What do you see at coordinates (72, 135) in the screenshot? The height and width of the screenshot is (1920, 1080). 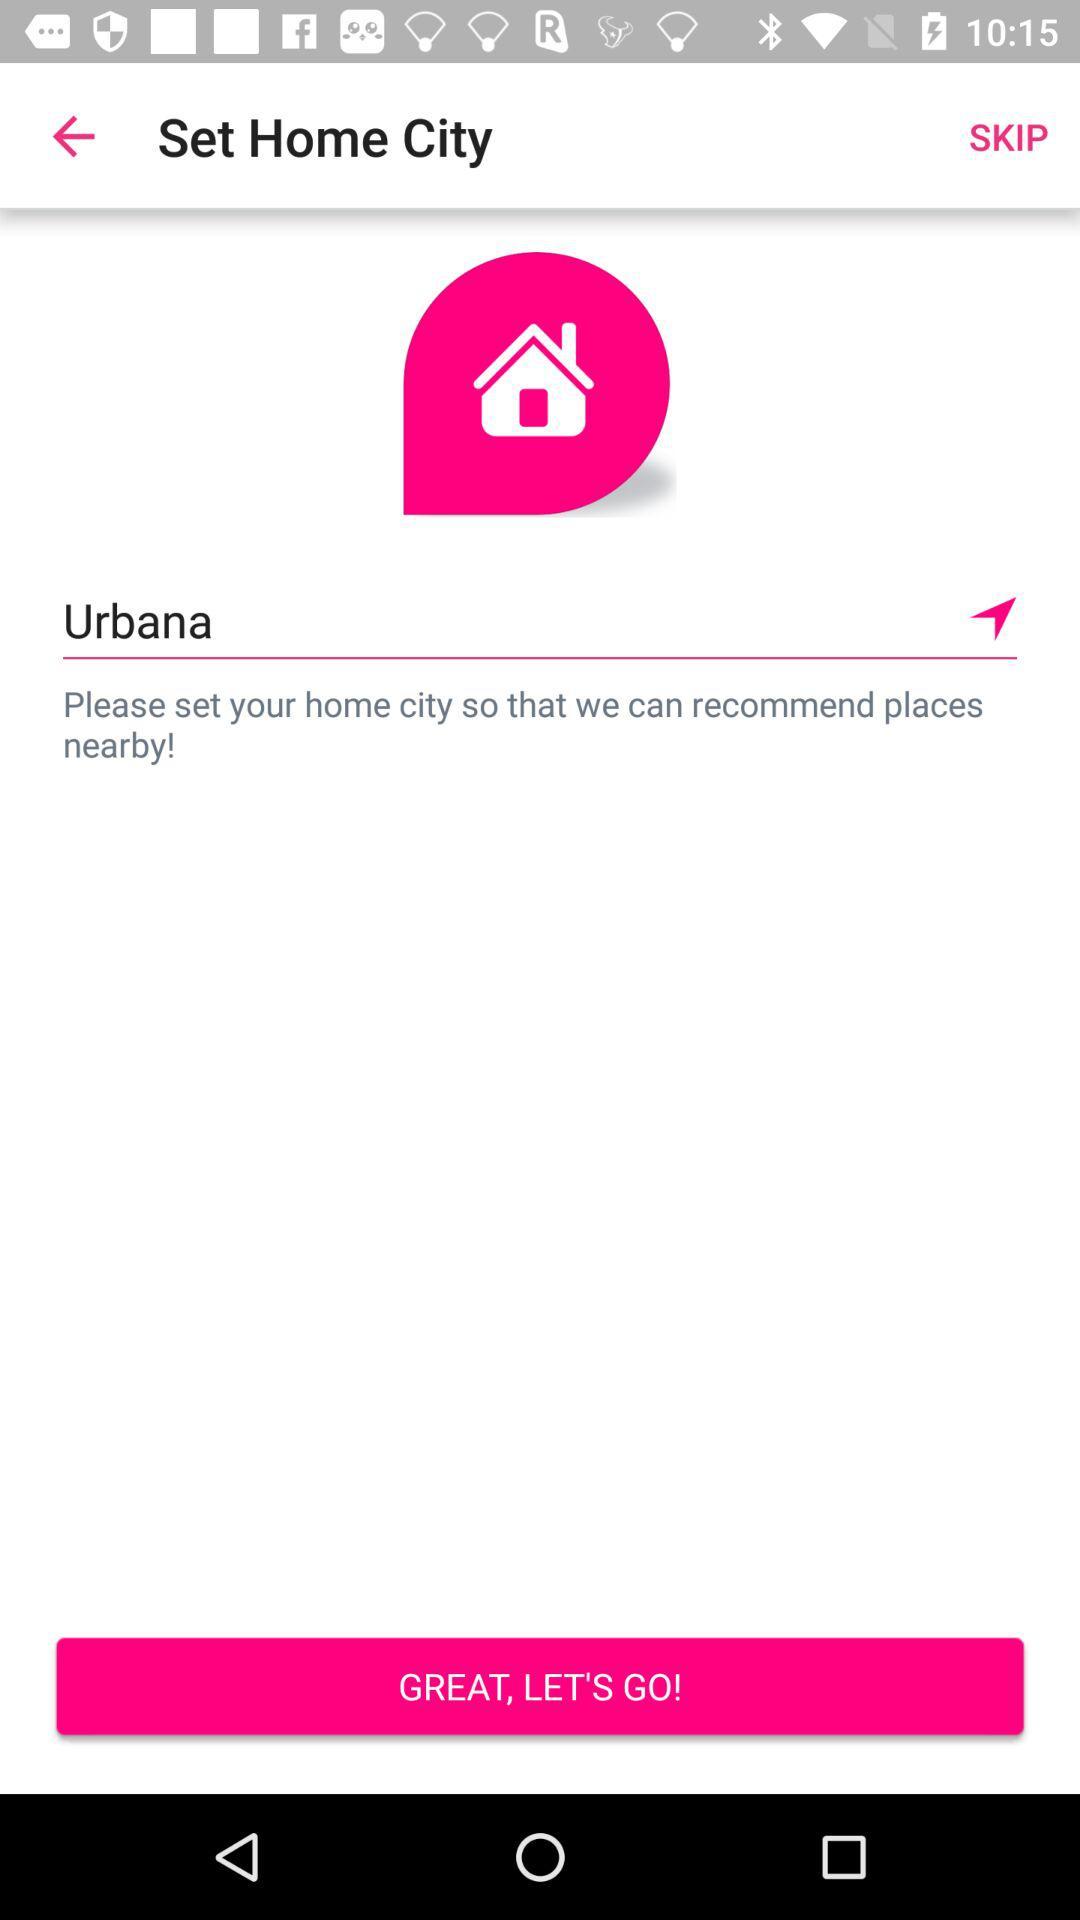 I see `the item to the left of the set home city item` at bounding box center [72, 135].